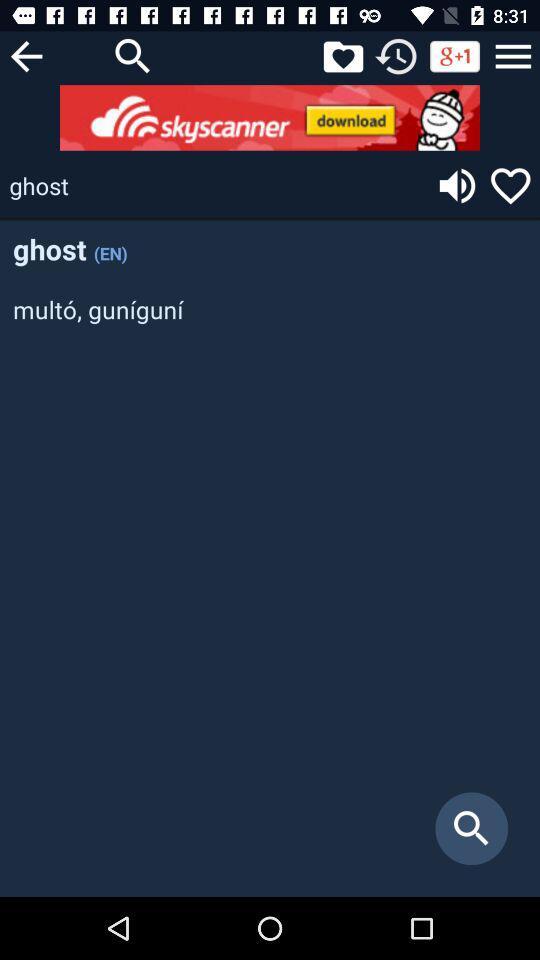 The image size is (540, 960). I want to click on search, so click(133, 55).